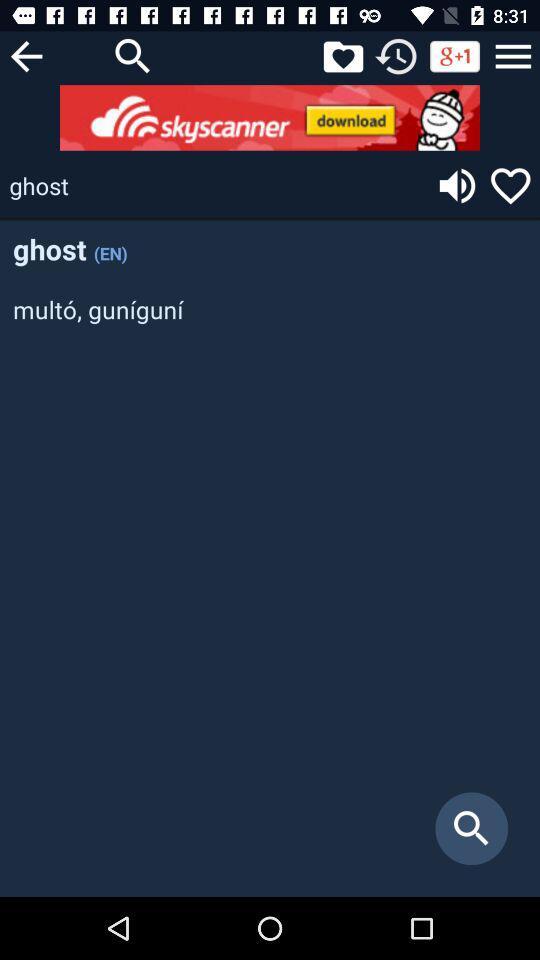 The image size is (540, 960). I want to click on search, so click(133, 55).